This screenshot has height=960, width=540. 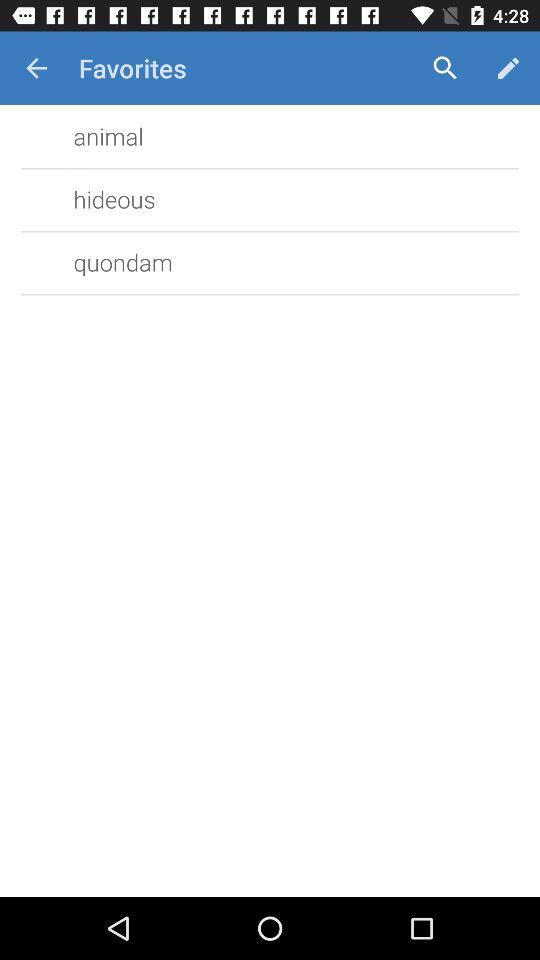 What do you see at coordinates (36, 68) in the screenshot?
I see `app next to the favorites app` at bounding box center [36, 68].